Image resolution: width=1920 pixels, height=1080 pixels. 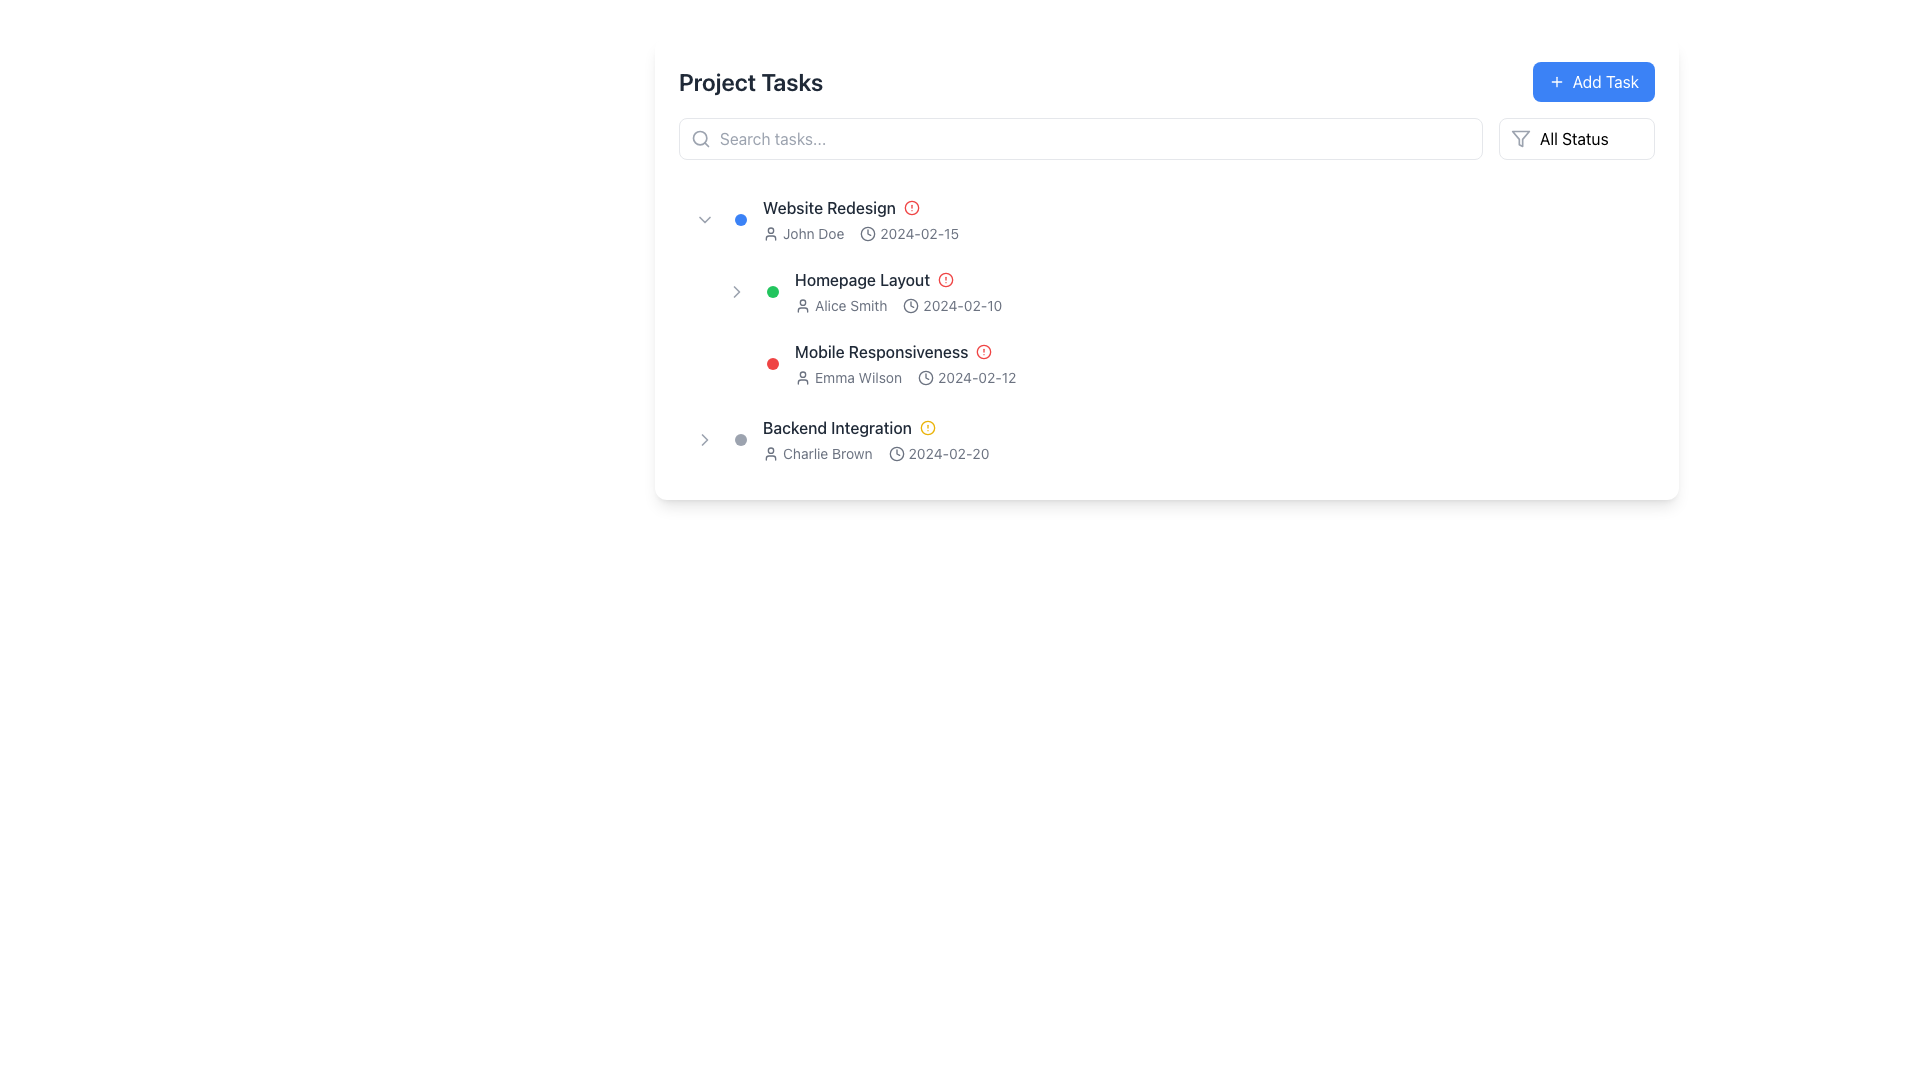 I want to click on the date label '2024-02-20' next to the clock icon in the 'Backend Integration' task section, so click(x=938, y=454).